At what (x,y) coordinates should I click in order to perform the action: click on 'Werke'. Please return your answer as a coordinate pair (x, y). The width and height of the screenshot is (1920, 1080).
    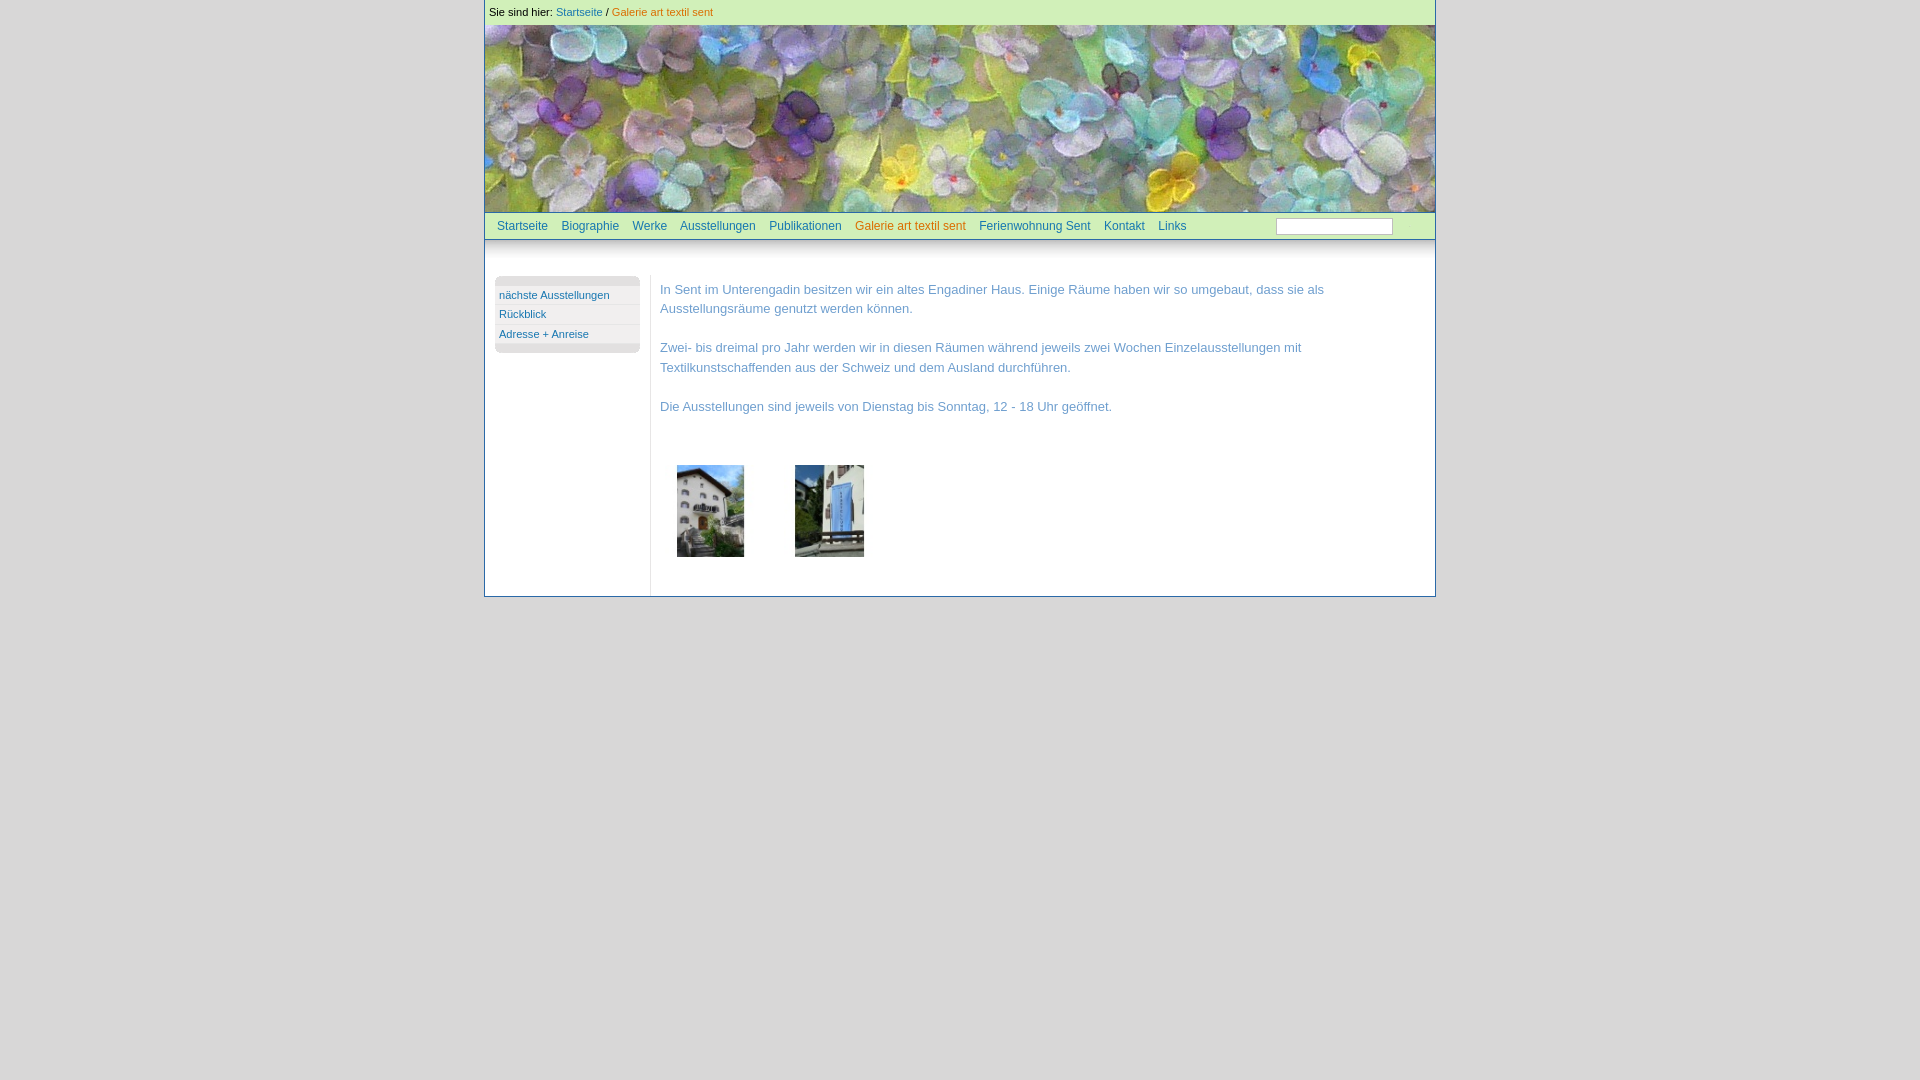
    Looking at the image, I should click on (649, 225).